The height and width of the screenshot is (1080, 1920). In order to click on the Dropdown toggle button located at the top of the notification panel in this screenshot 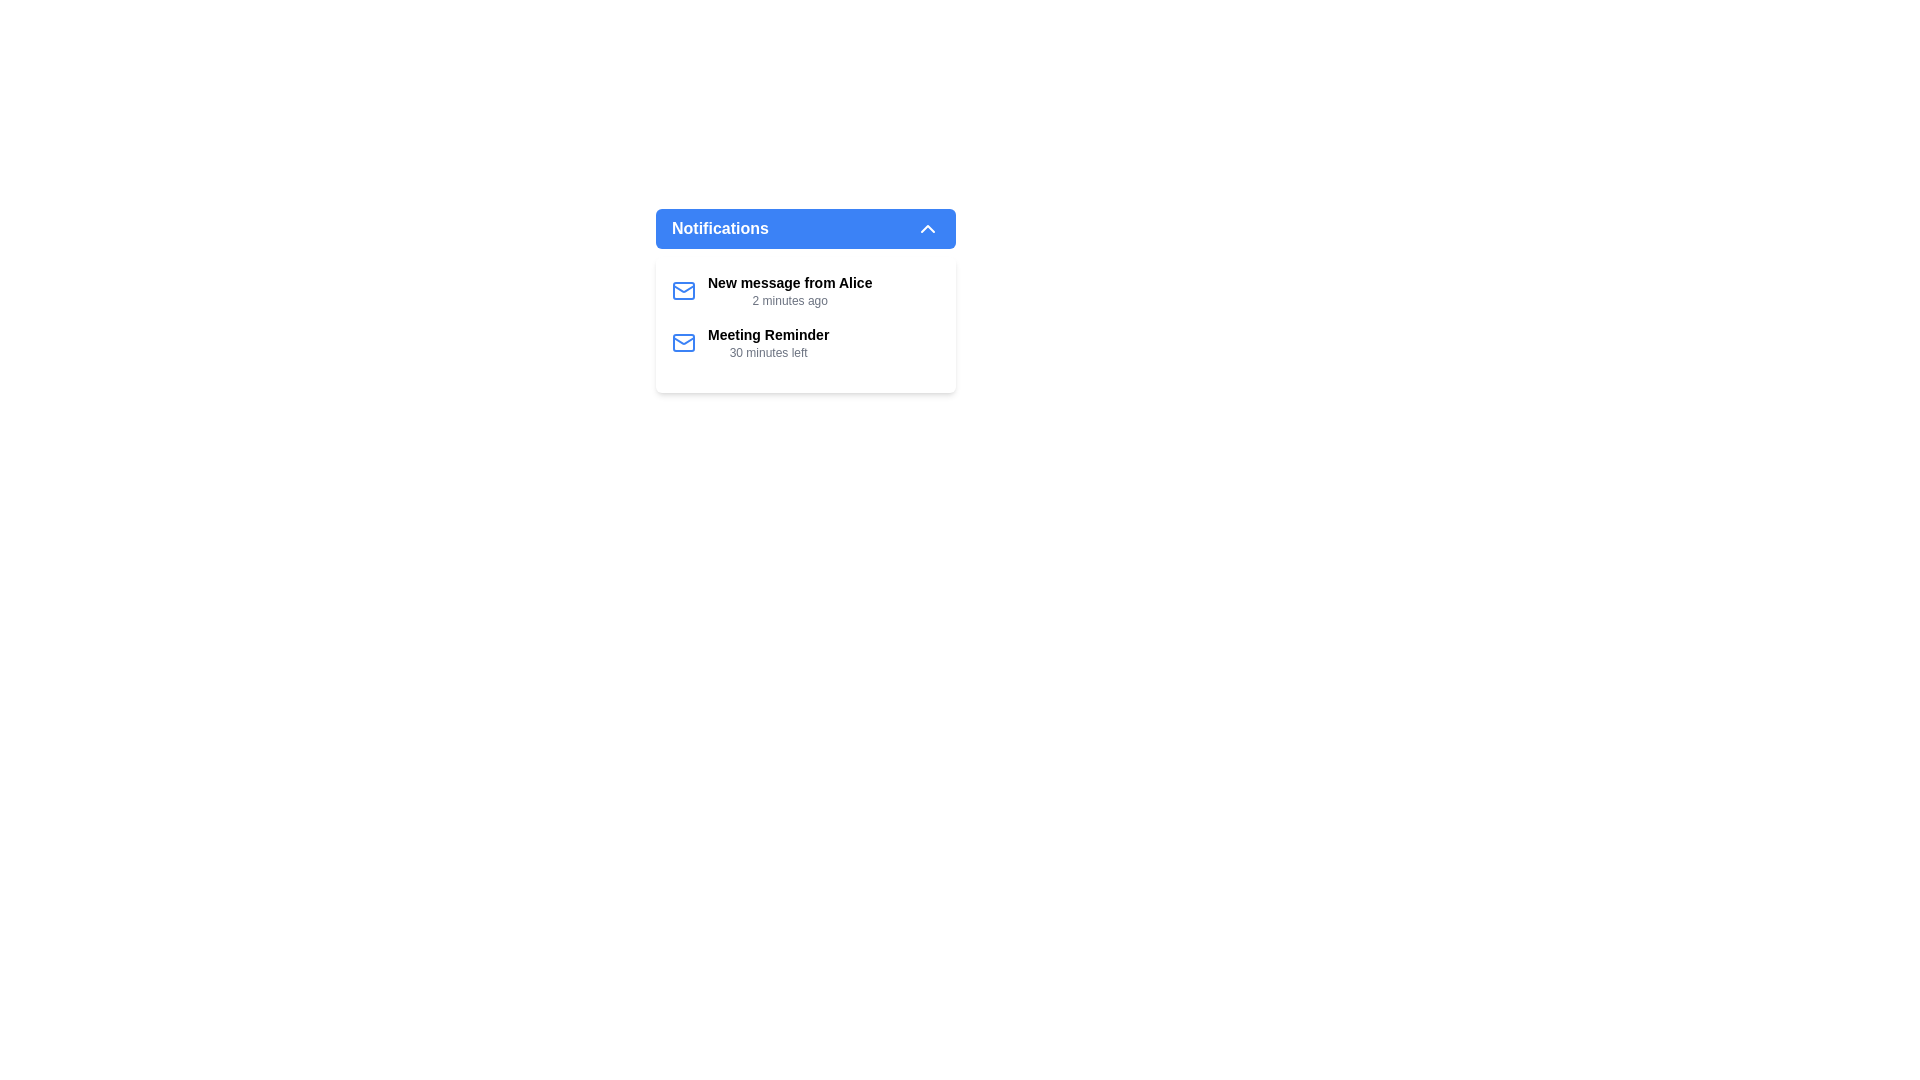, I will do `click(806, 227)`.